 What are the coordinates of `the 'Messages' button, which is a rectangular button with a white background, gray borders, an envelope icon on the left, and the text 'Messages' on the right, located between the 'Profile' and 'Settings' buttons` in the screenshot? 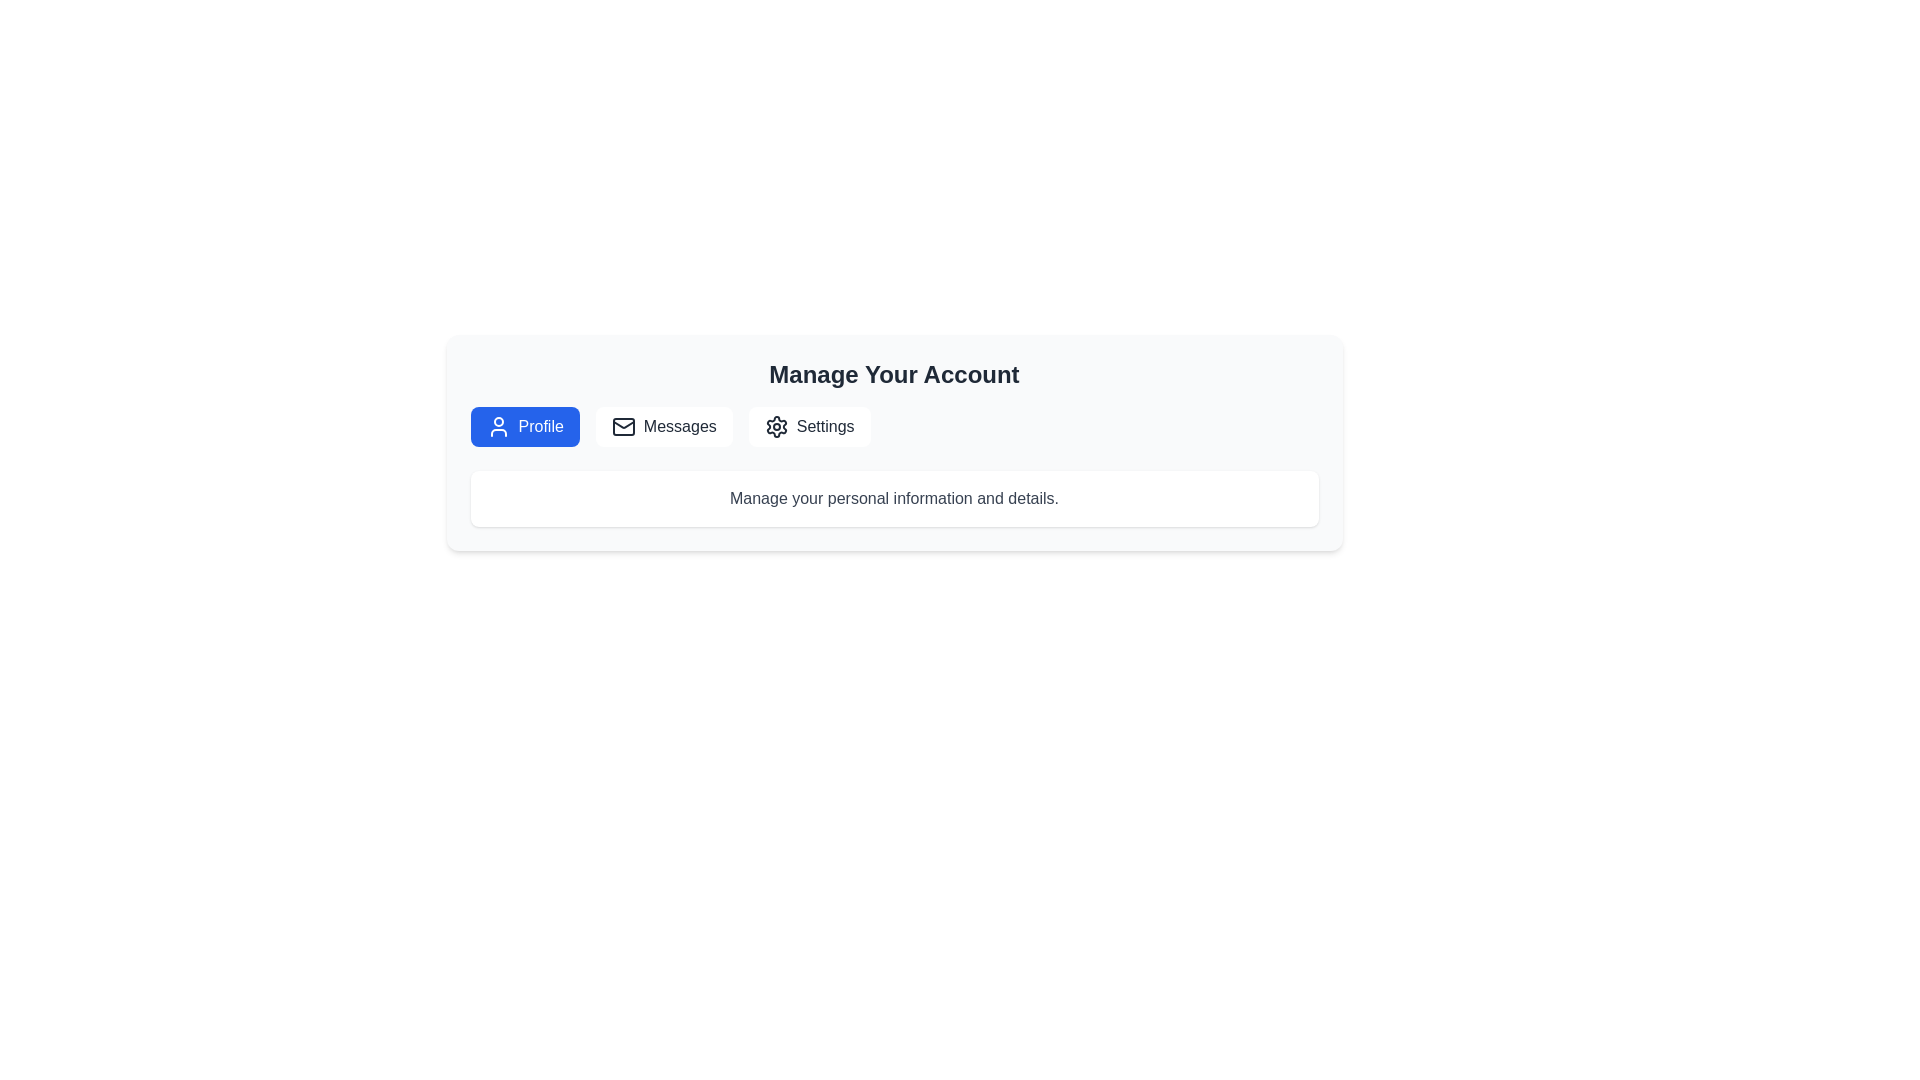 It's located at (664, 426).